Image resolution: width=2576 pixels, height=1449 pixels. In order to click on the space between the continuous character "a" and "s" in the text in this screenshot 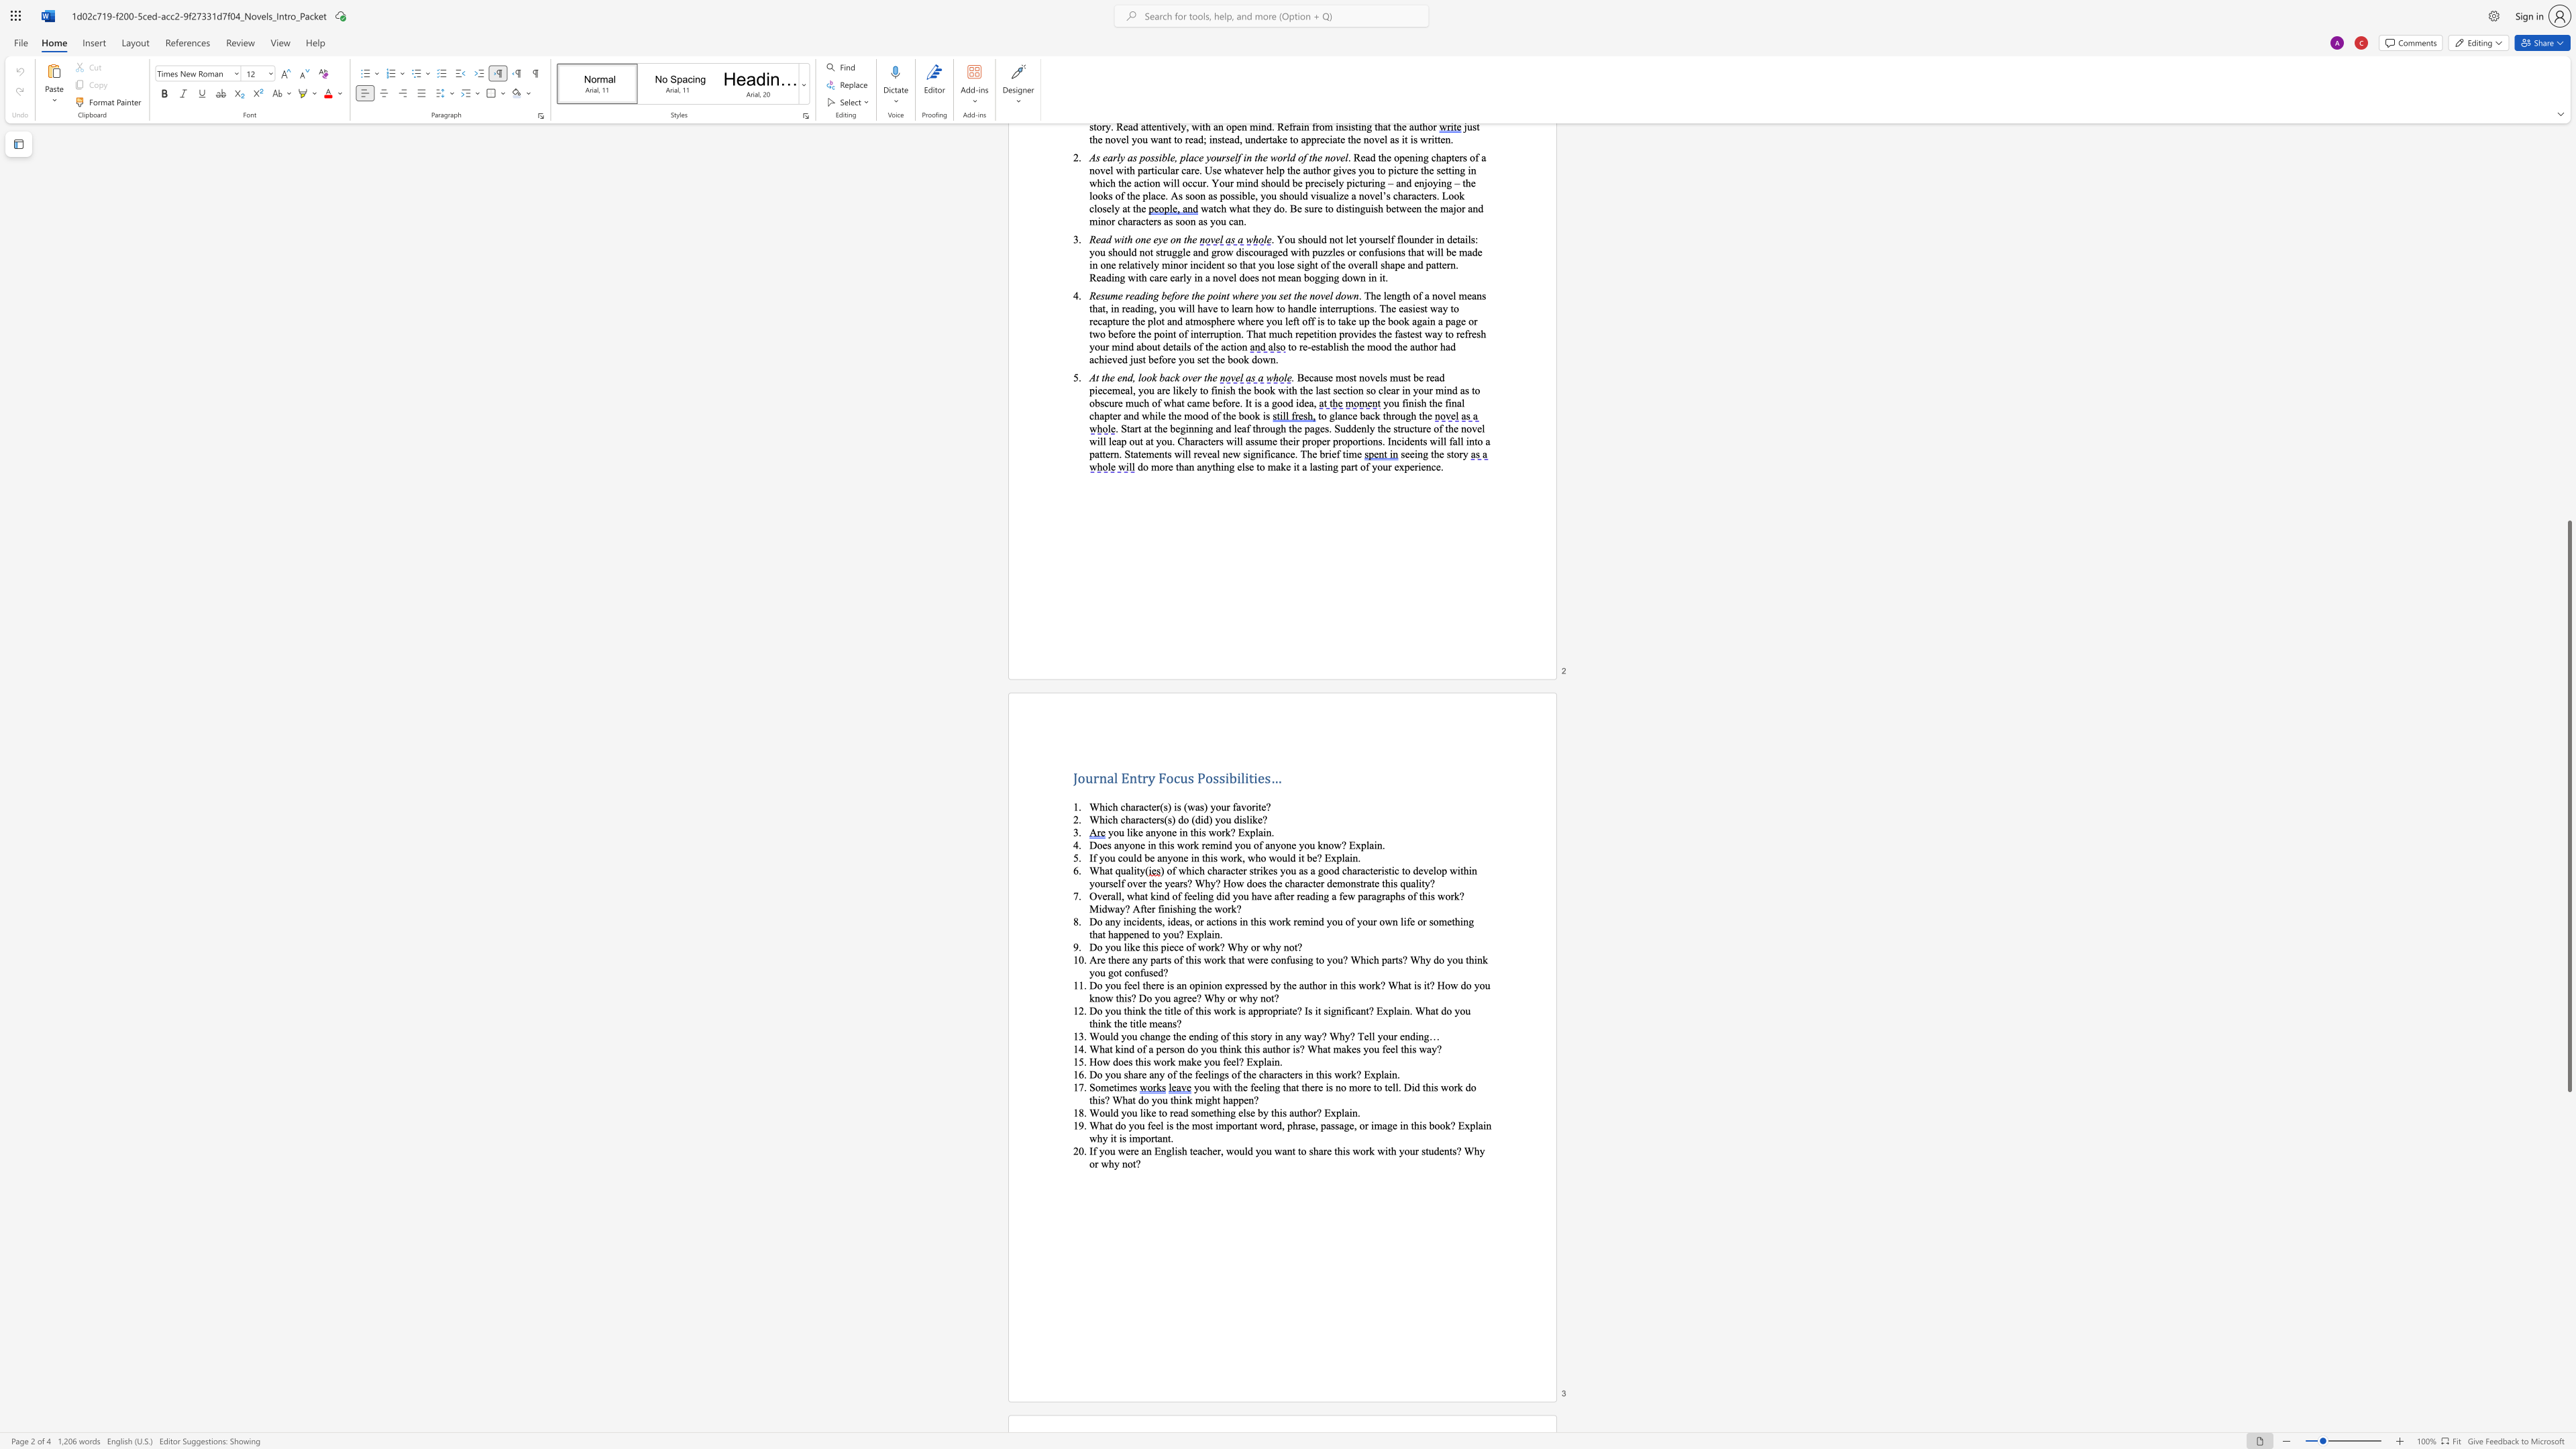, I will do `click(1303, 869)`.